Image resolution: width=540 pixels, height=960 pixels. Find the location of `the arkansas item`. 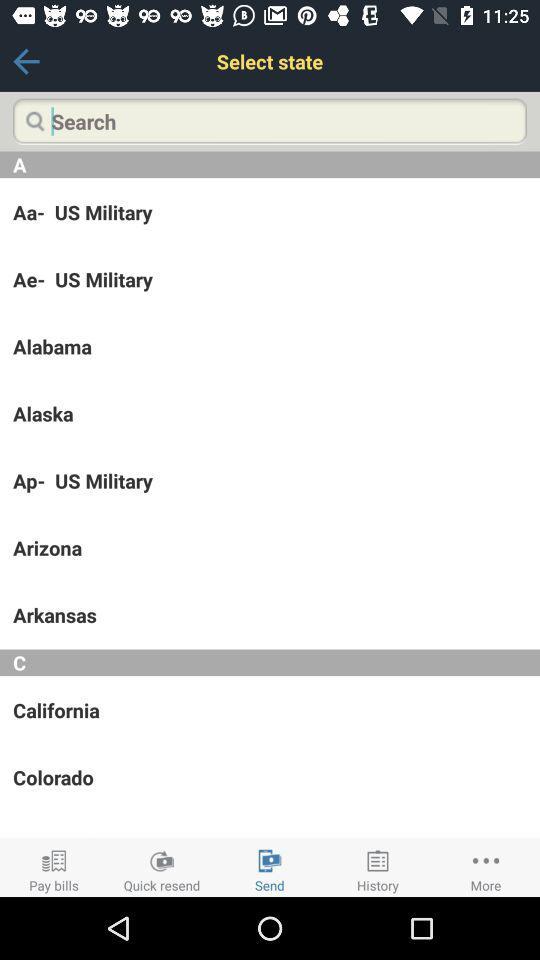

the arkansas item is located at coordinates (270, 614).